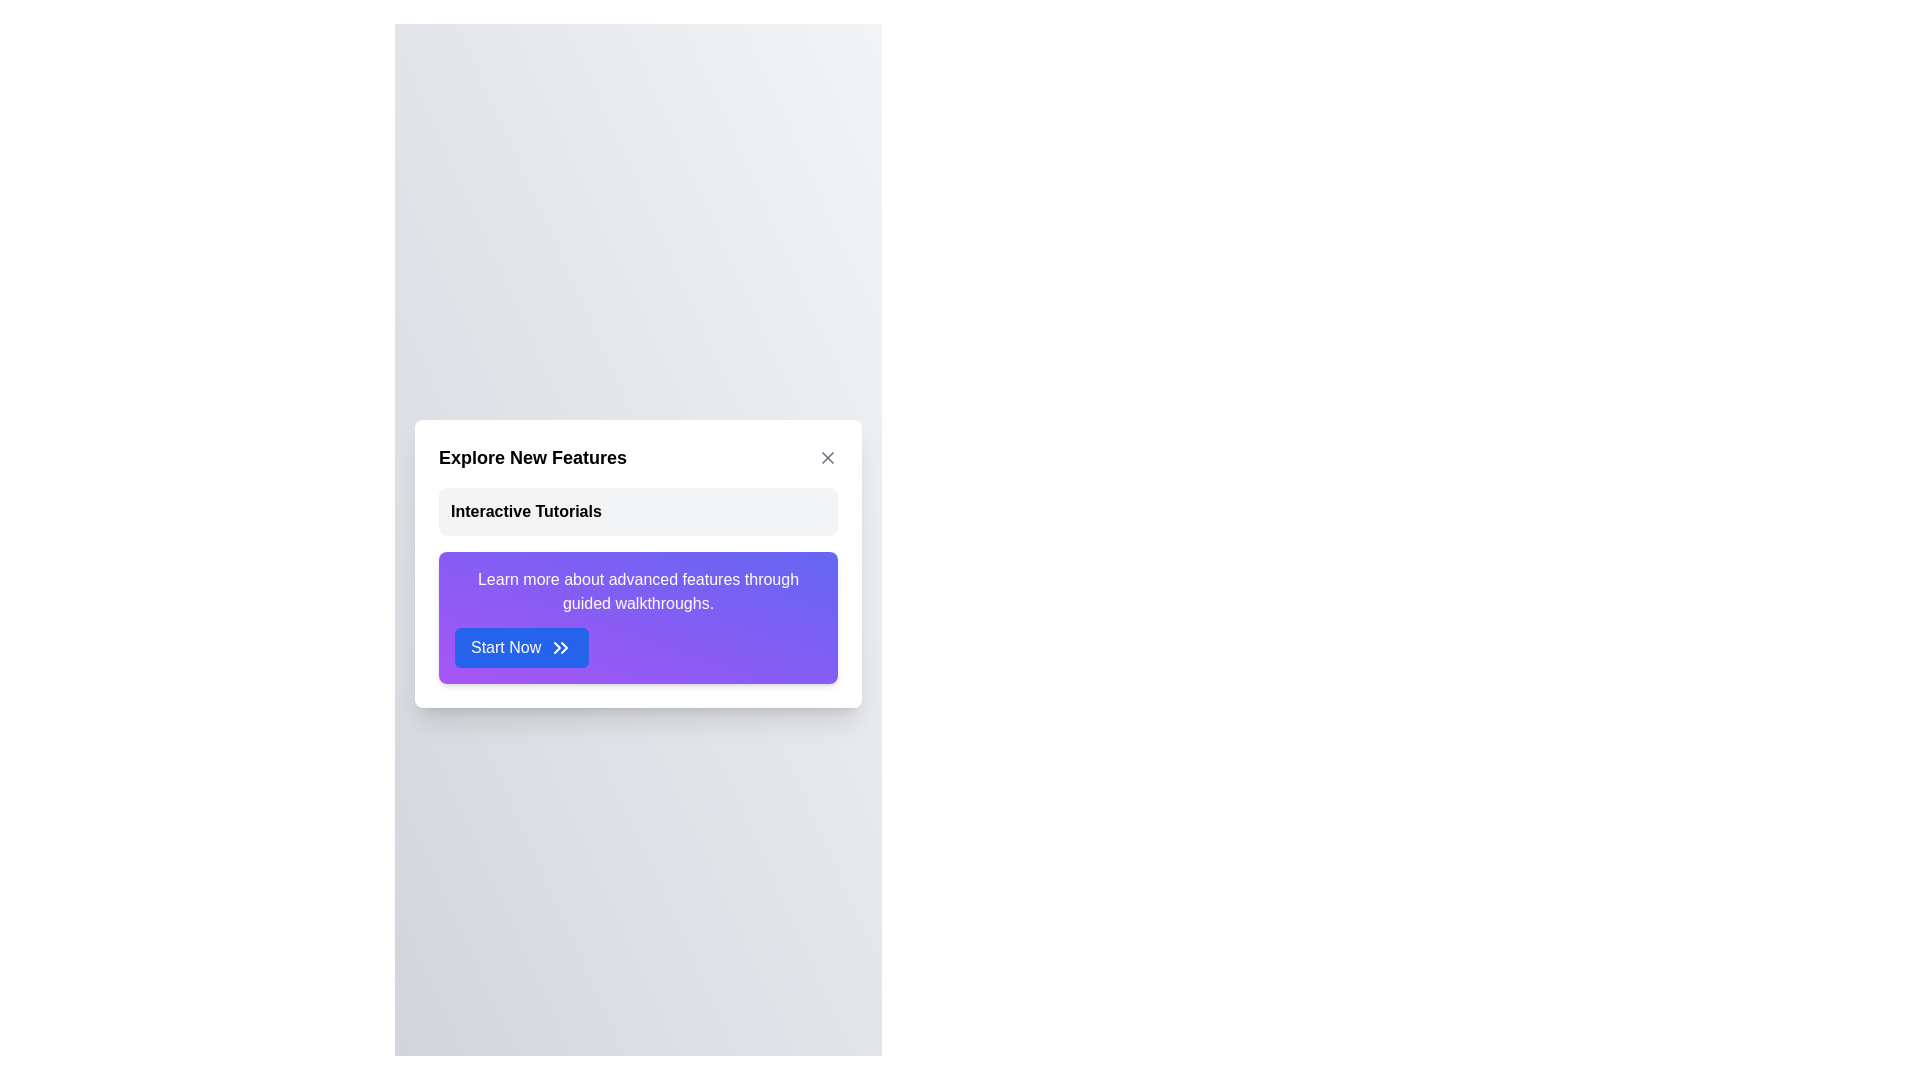 This screenshot has width=1920, height=1080. I want to click on the call-to-action button located at the bottom-left corner of the purple gradient box, so click(522, 648).